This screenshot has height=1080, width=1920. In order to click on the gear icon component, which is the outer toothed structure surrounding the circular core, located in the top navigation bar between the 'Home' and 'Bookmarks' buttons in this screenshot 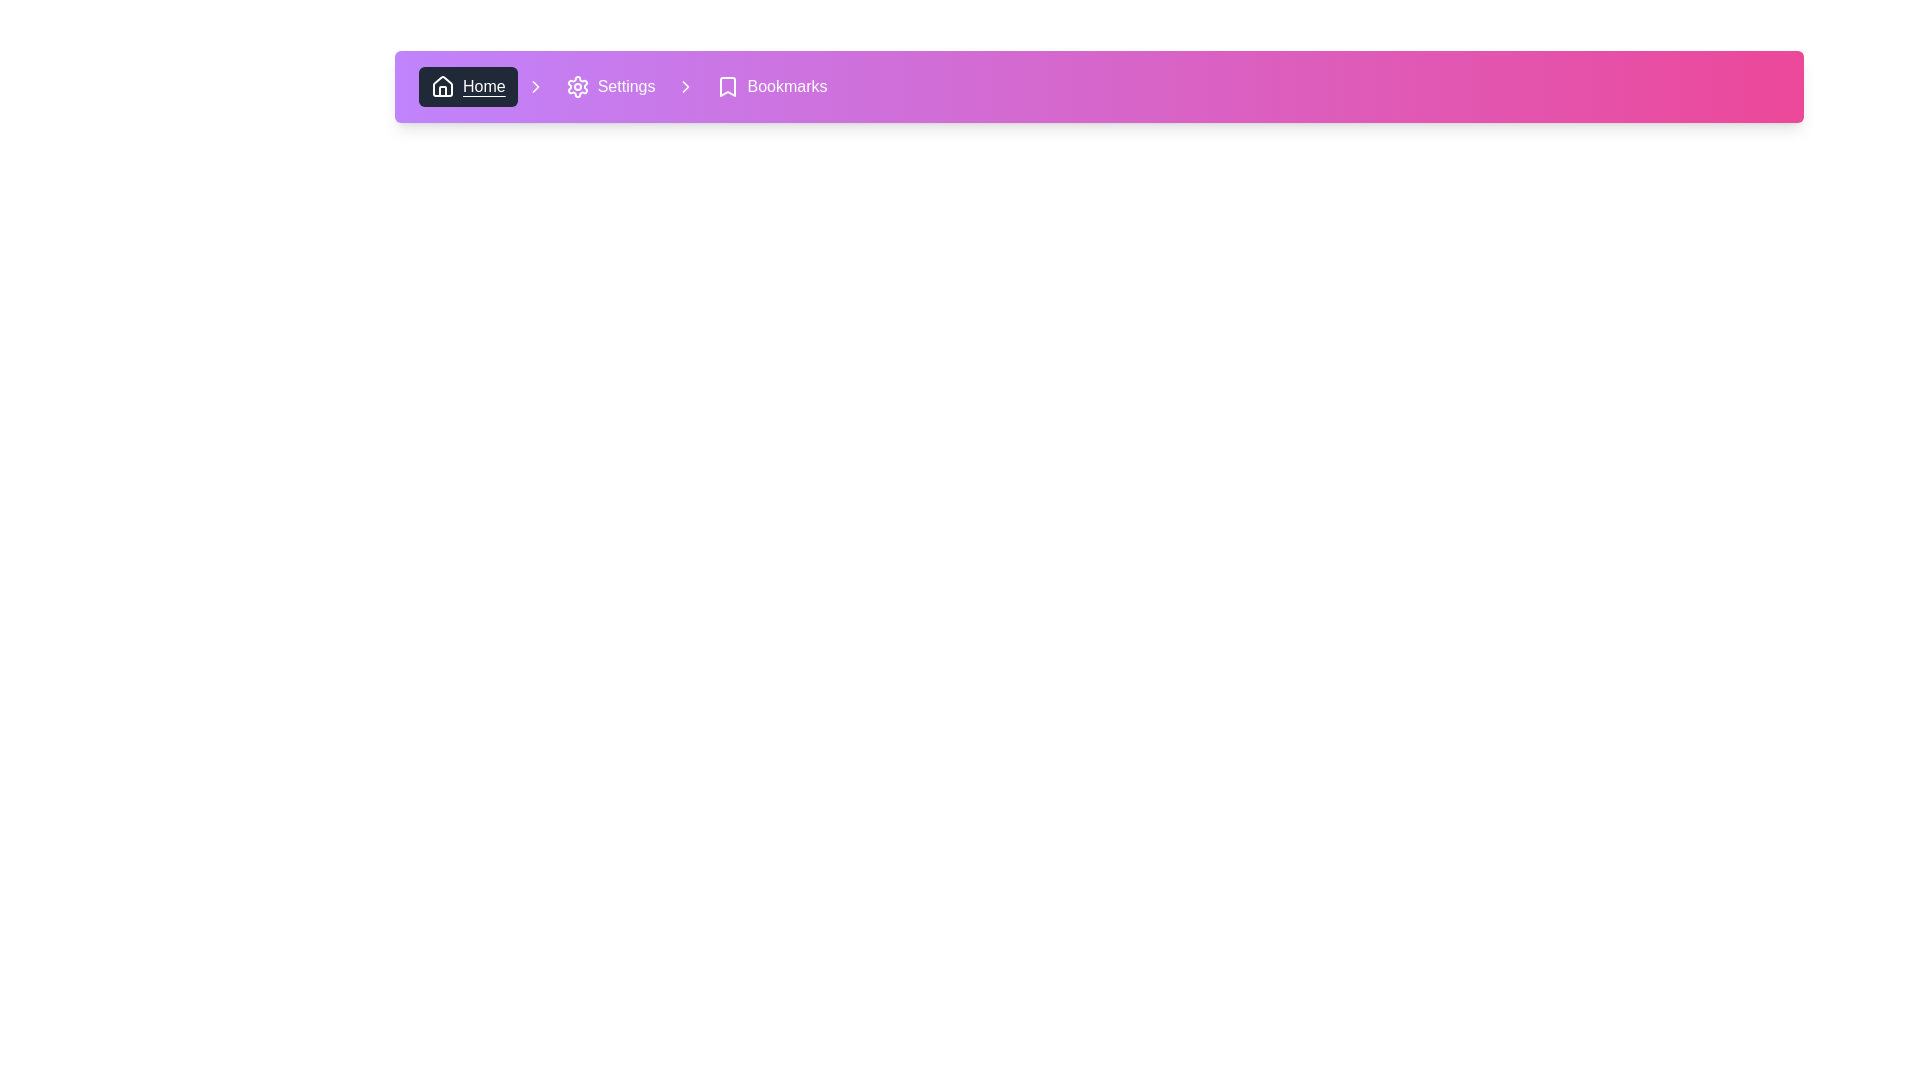, I will do `click(576, 86)`.